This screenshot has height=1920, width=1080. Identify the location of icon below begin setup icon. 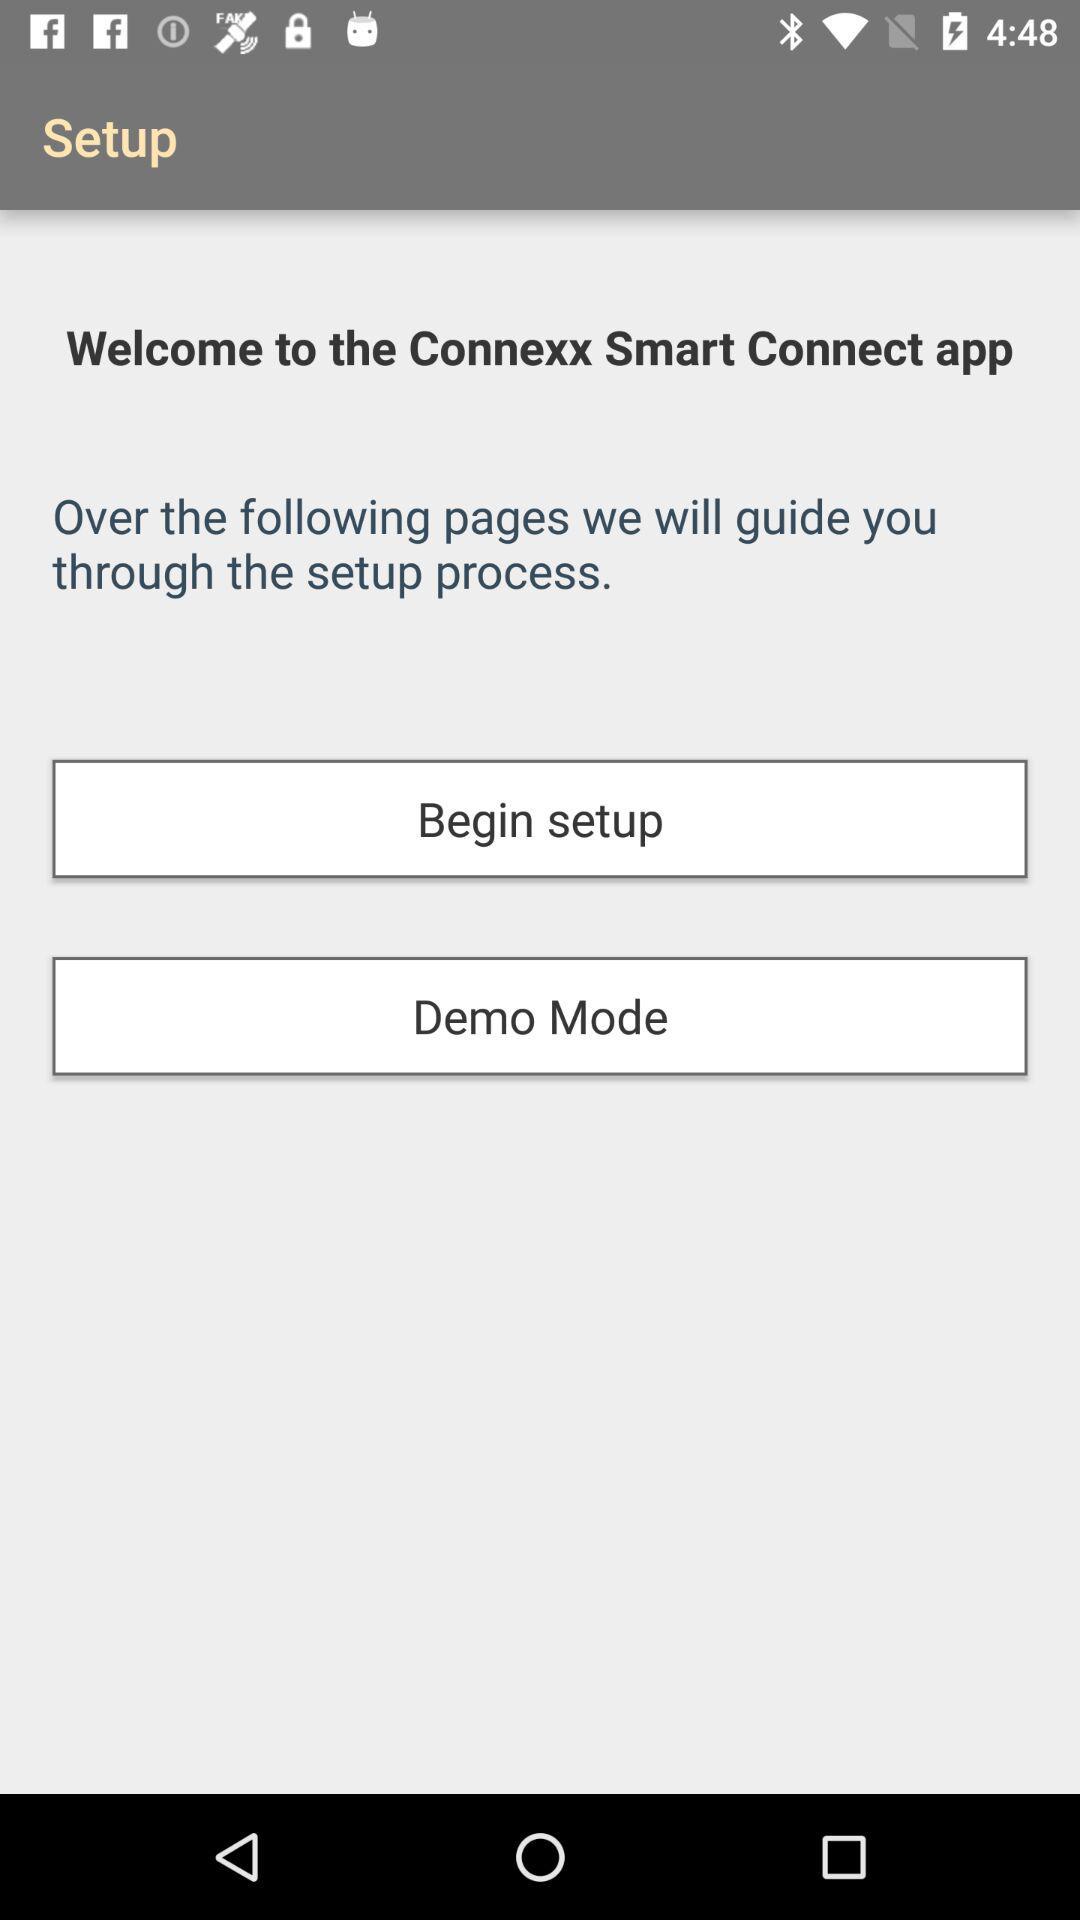
(540, 1016).